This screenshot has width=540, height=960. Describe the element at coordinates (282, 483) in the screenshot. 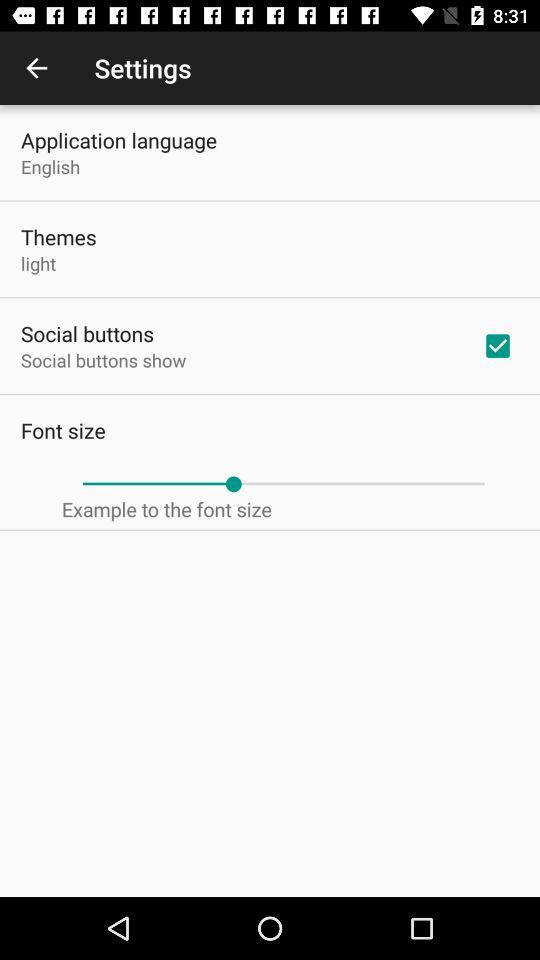

I see `item below font size` at that location.